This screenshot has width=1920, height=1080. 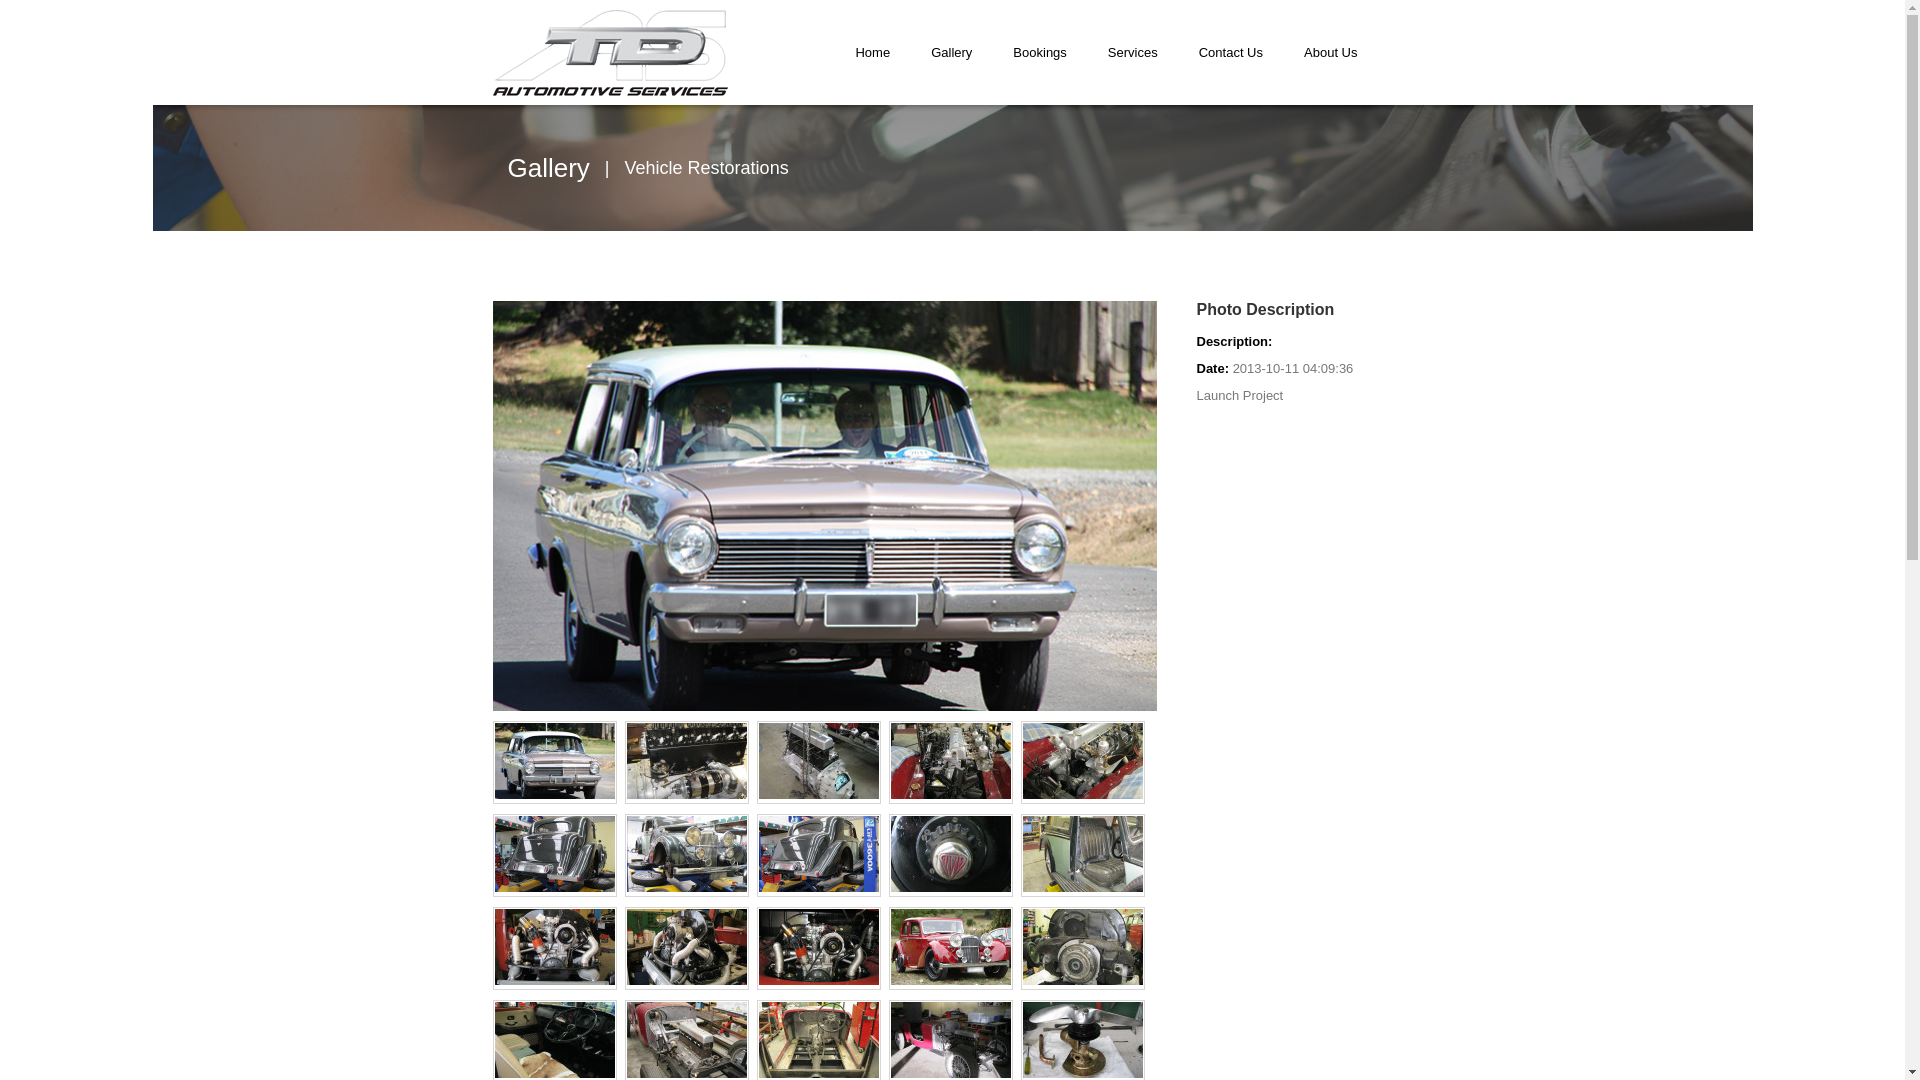 What do you see at coordinates (1132, 51) in the screenshot?
I see `'Services'` at bounding box center [1132, 51].